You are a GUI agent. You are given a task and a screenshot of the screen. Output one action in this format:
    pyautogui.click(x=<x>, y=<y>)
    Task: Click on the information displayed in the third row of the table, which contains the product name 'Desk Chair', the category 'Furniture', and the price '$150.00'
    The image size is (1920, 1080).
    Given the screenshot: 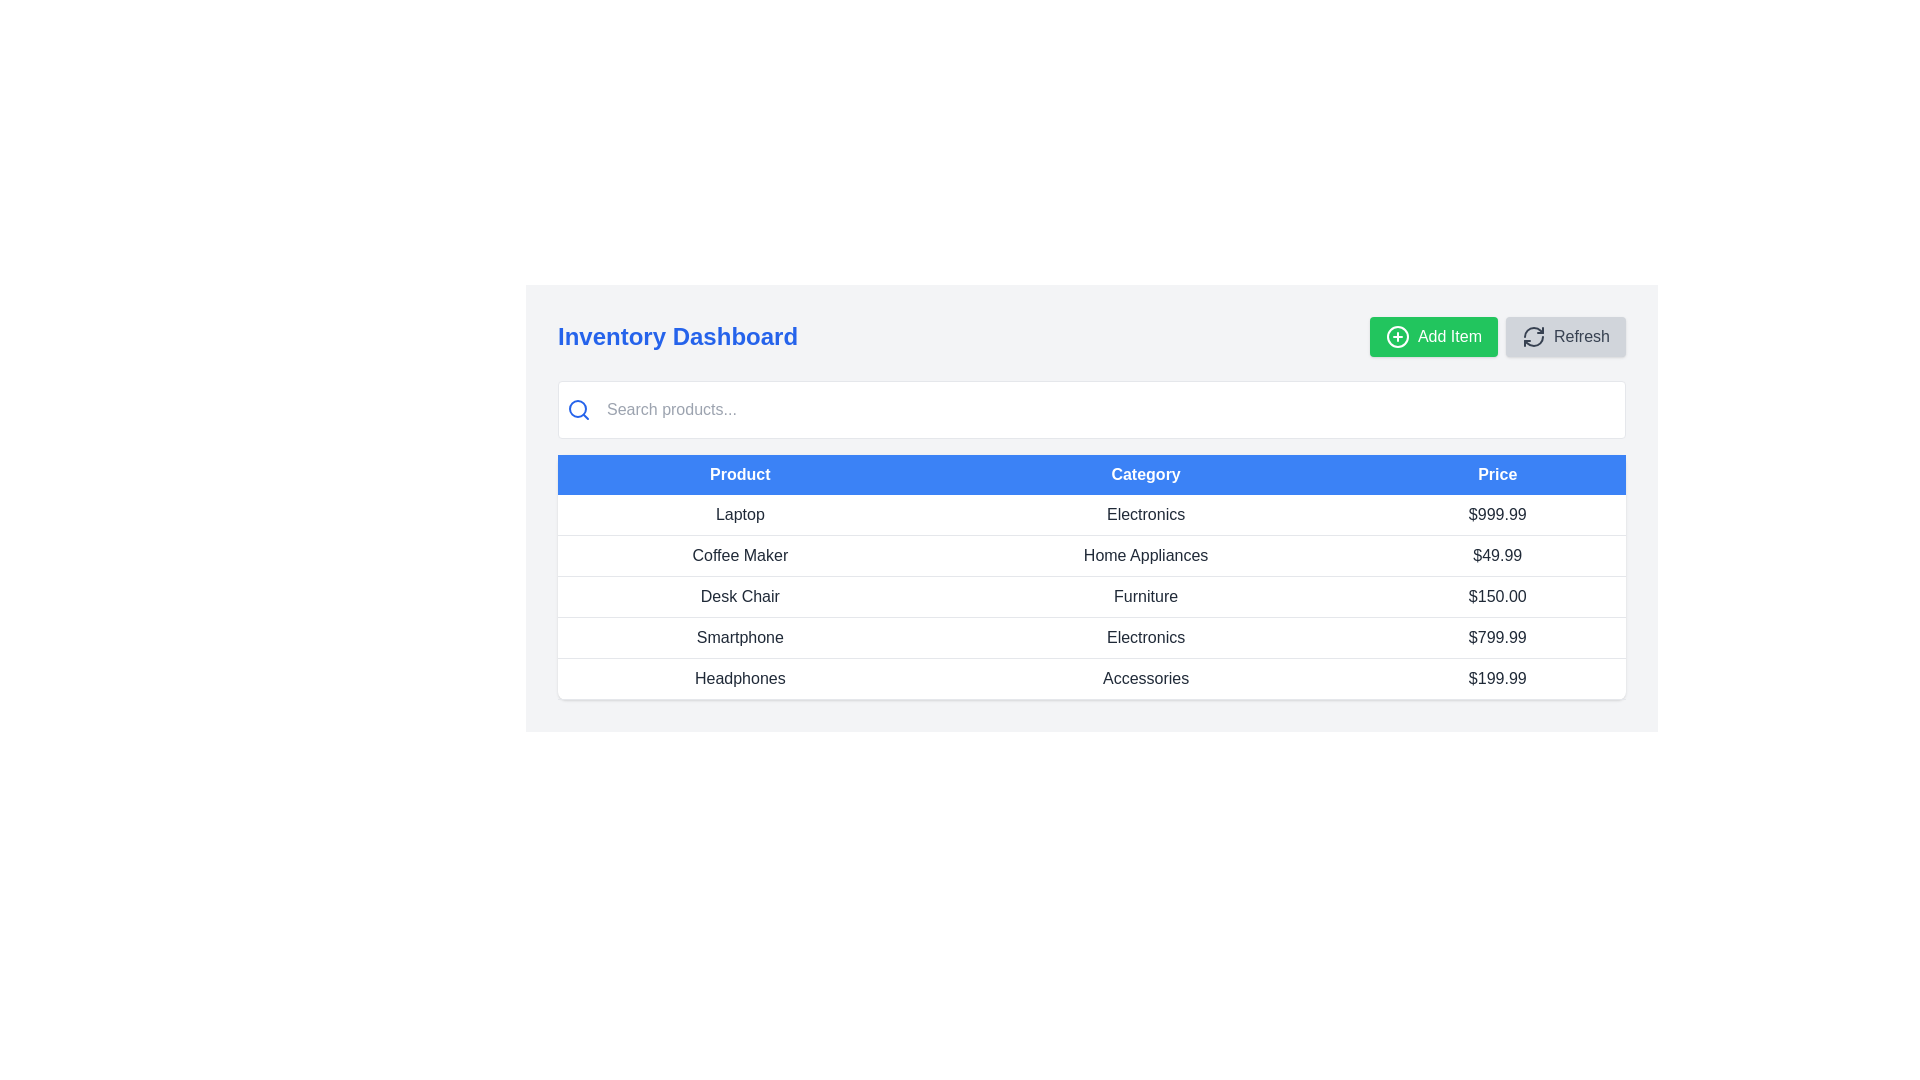 What is the action you would take?
    pyautogui.click(x=1090, y=596)
    